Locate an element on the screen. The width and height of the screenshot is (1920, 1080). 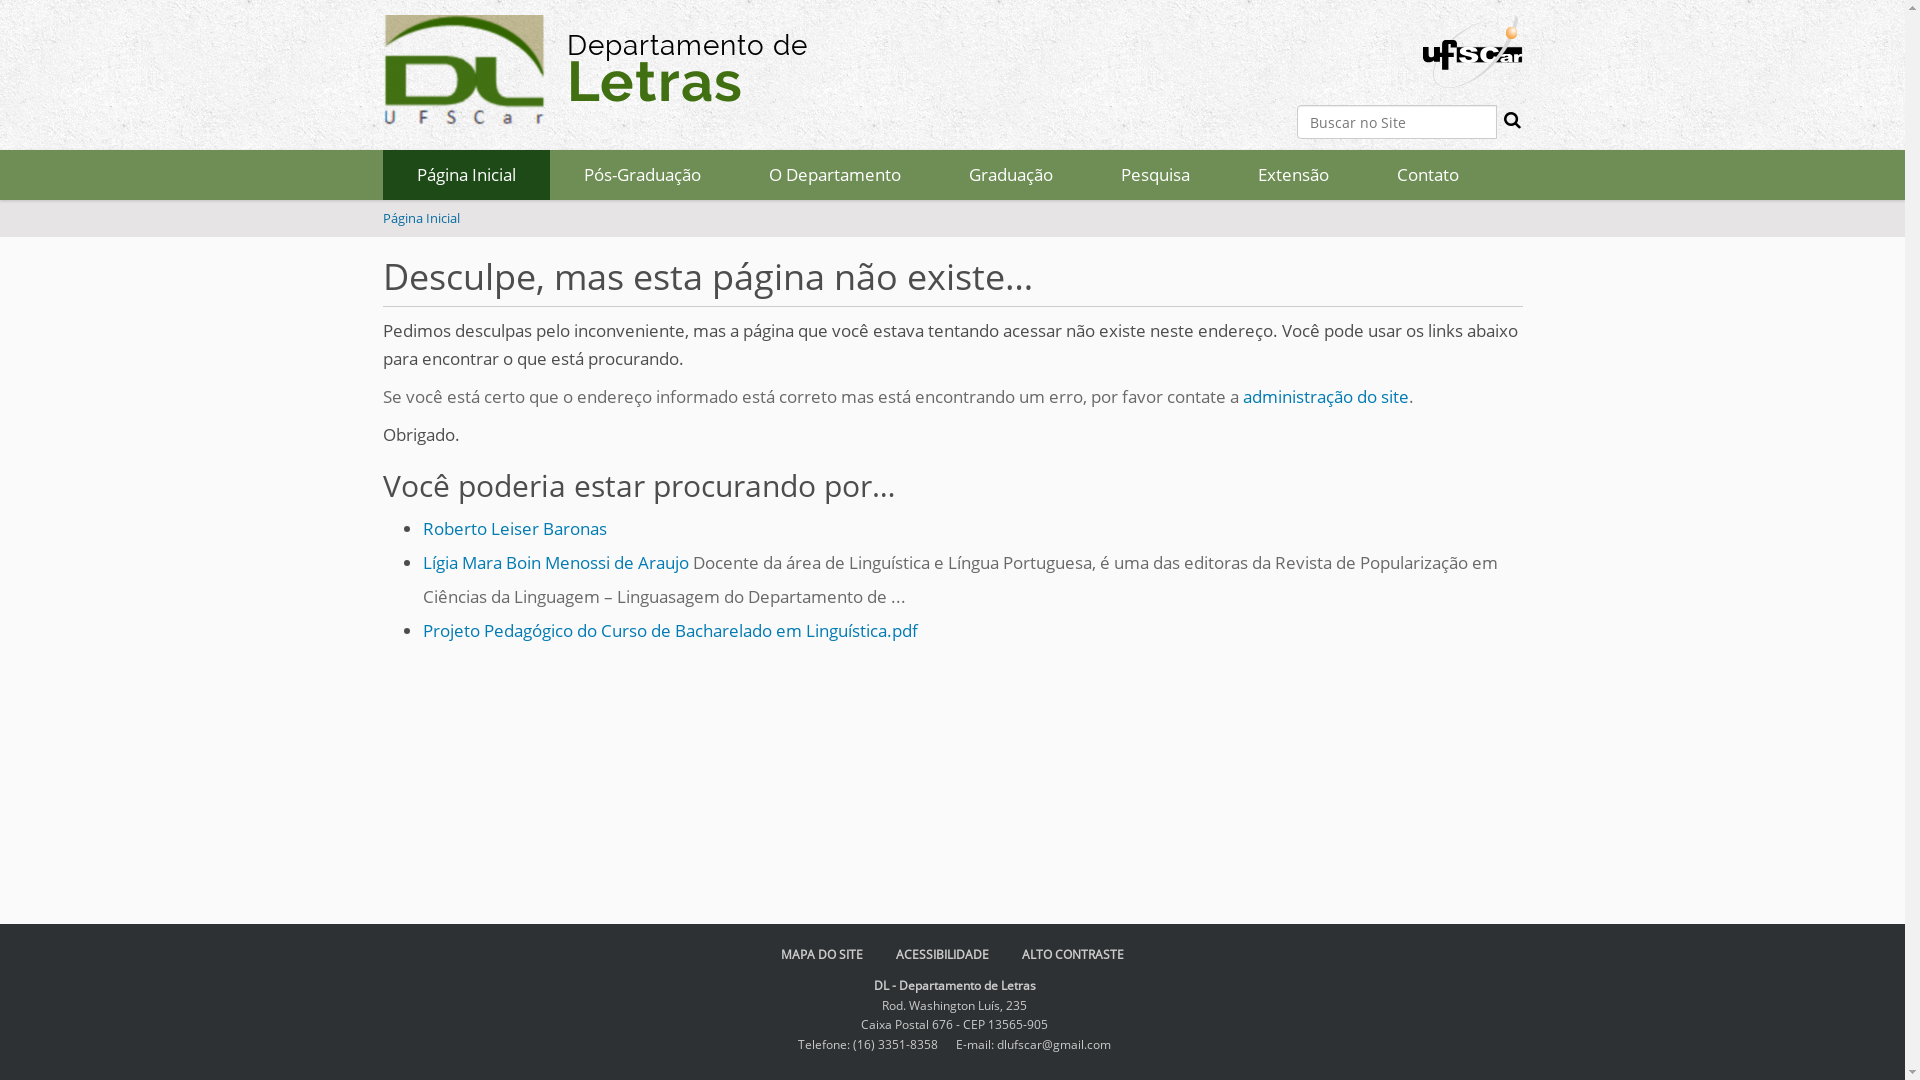
'MAPA DO SITE' is located at coordinates (821, 953).